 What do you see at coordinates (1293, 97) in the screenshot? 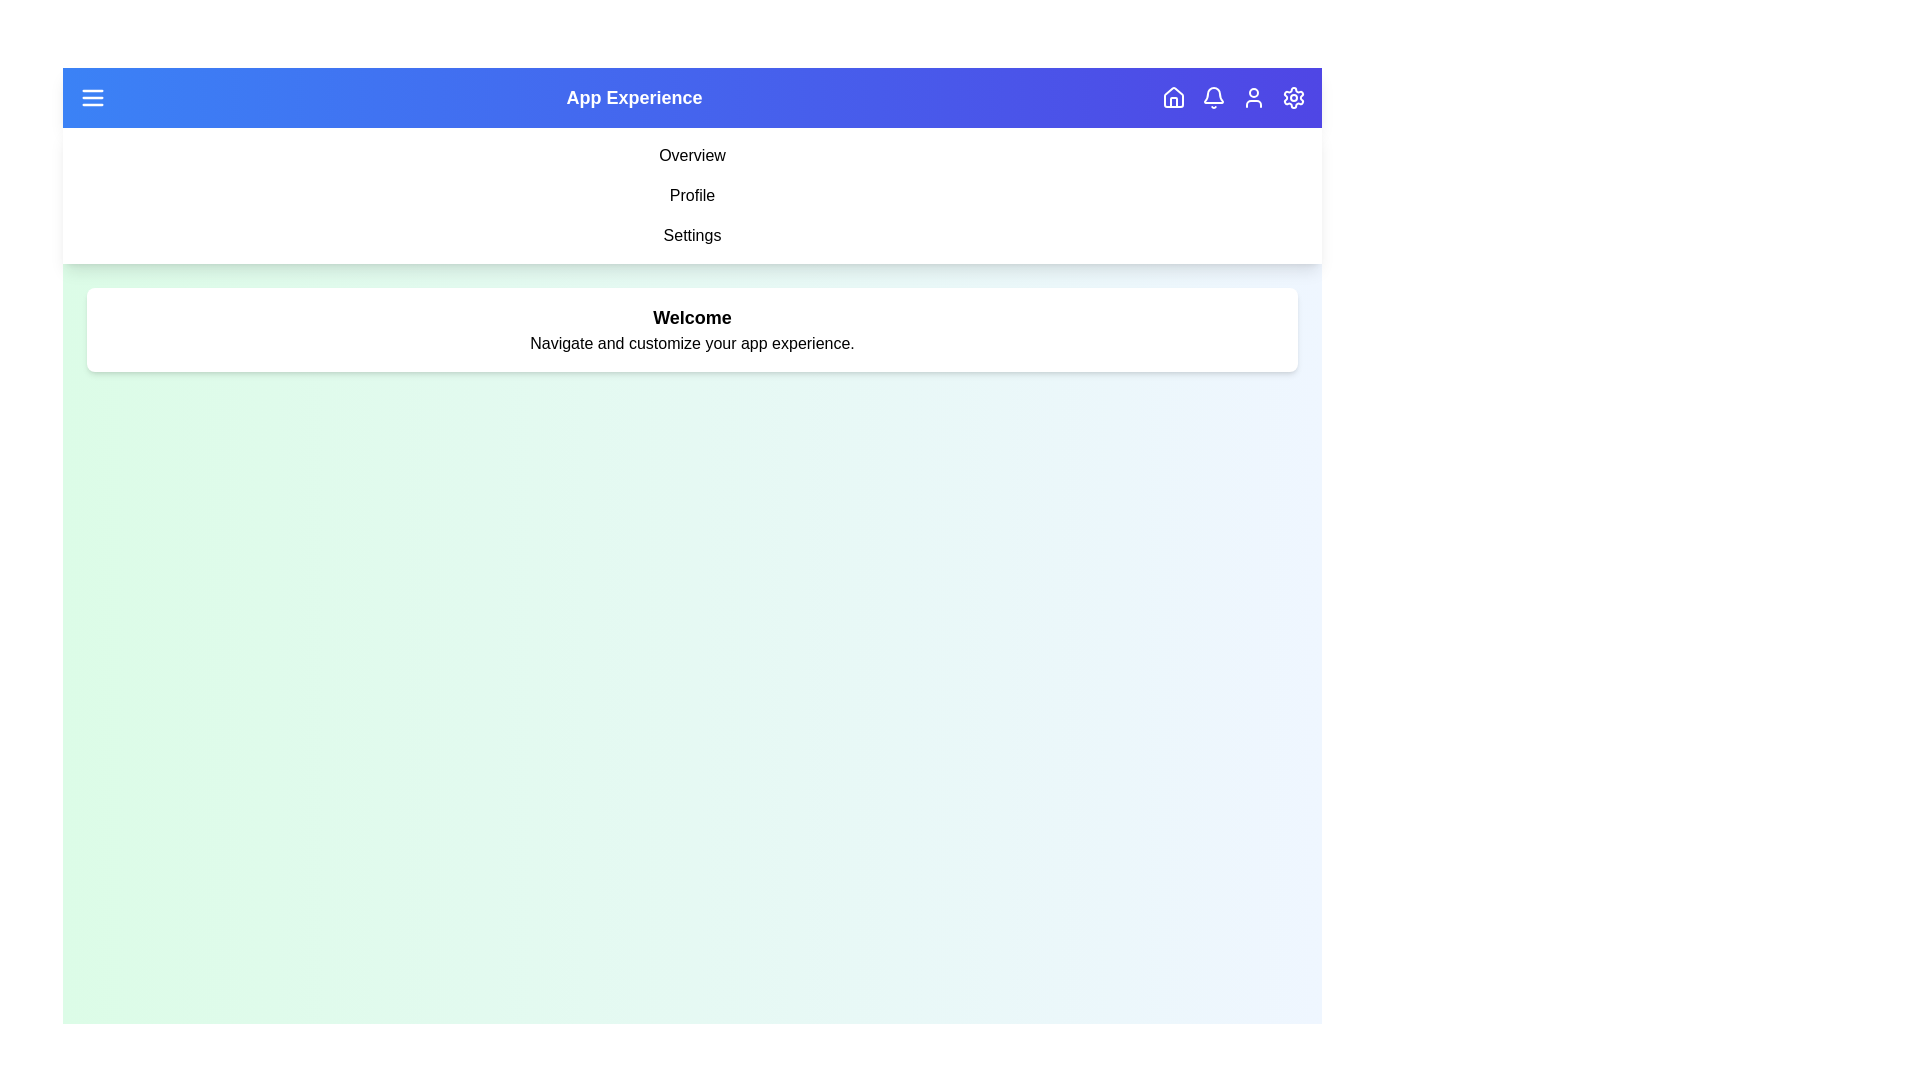
I see `the navigation button corresponding to settings` at bounding box center [1293, 97].